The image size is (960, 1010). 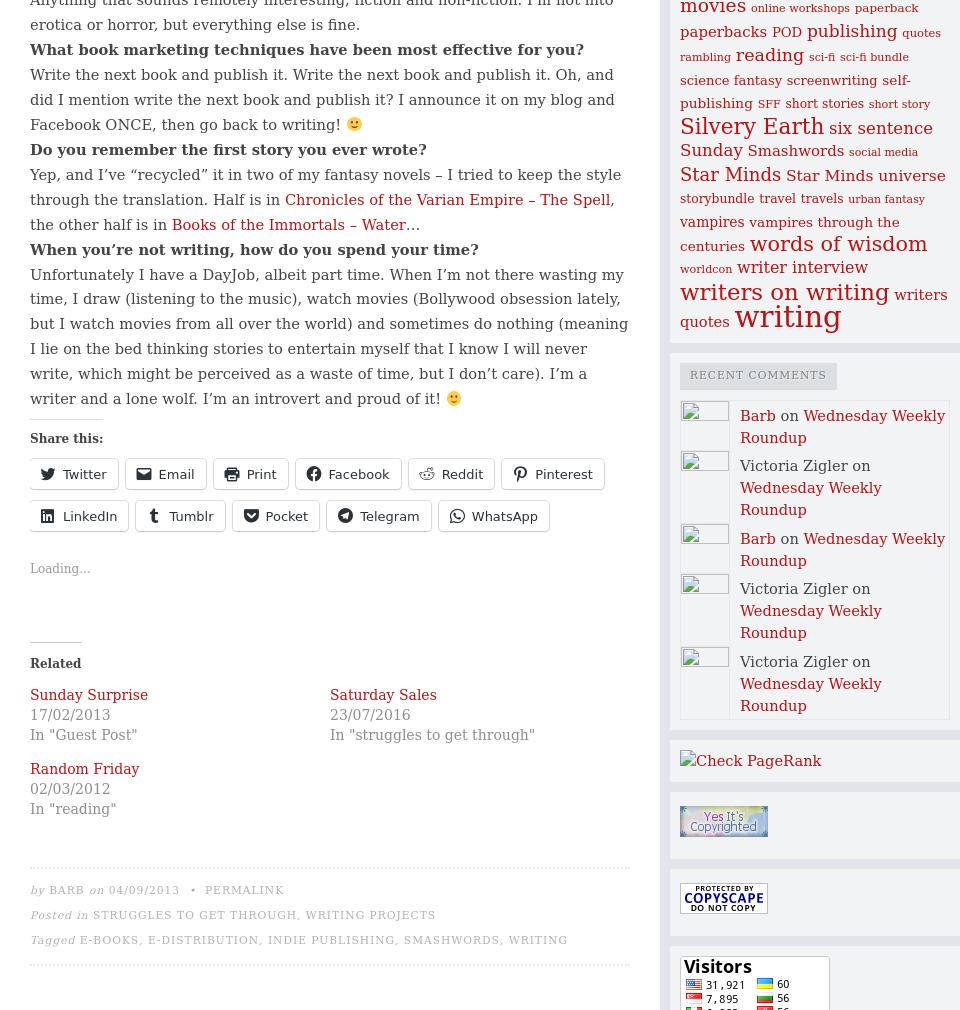 I want to click on 'social media', so click(x=882, y=151).